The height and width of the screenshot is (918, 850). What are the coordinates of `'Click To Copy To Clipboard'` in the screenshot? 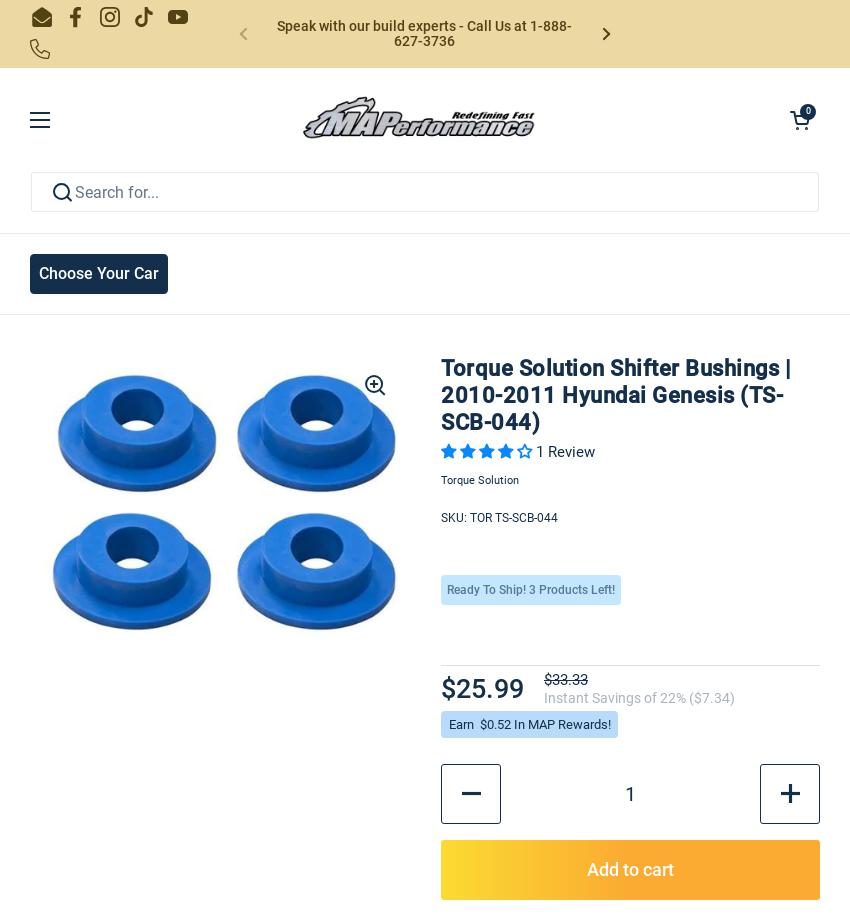 It's located at (508, 476).